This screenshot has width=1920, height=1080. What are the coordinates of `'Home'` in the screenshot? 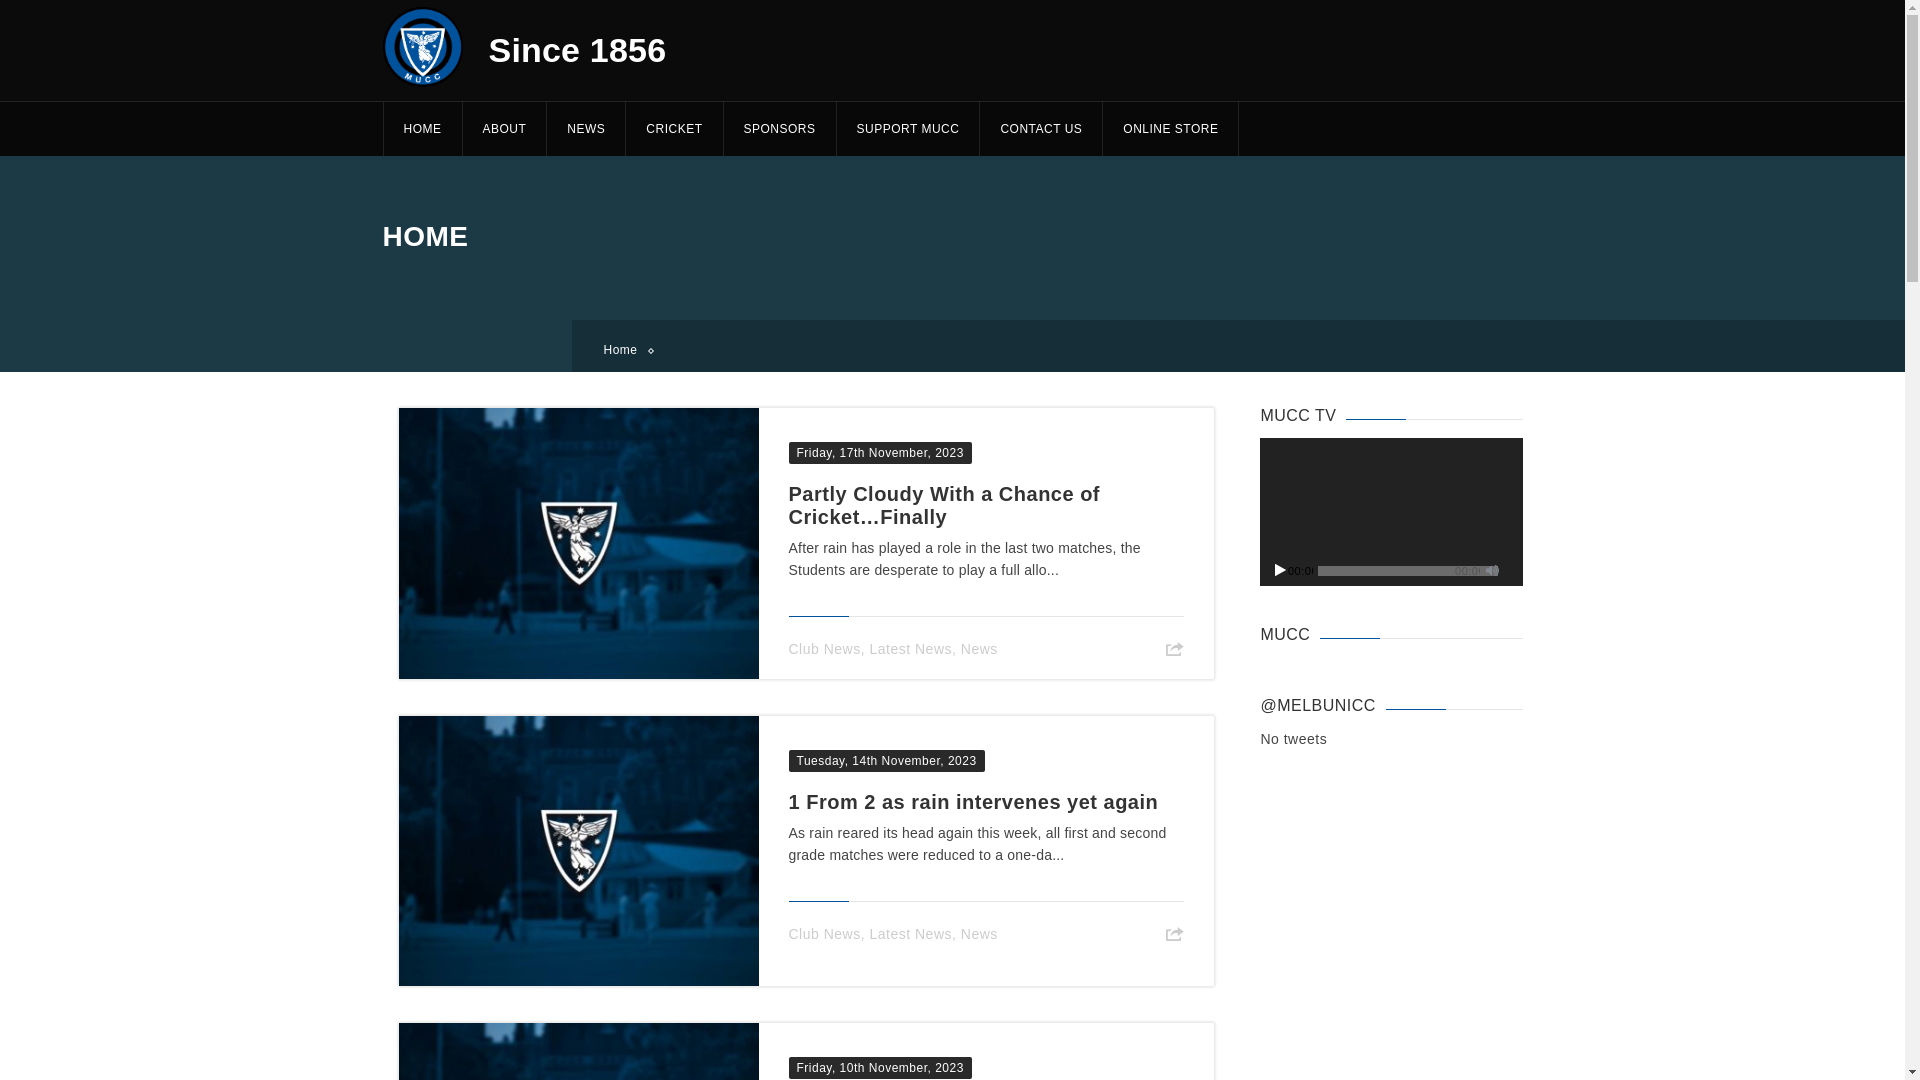 It's located at (626, 349).